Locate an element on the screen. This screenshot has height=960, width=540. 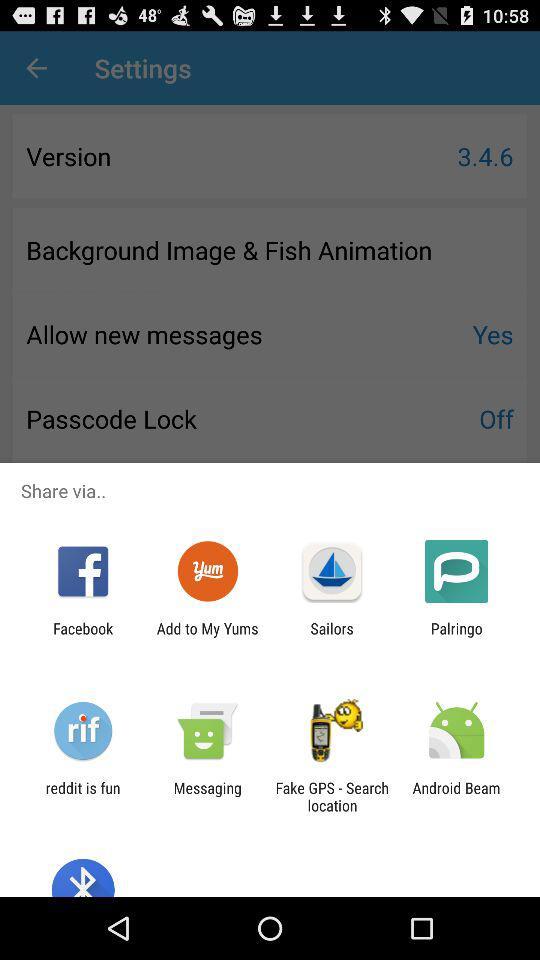
item next to the android beam icon is located at coordinates (332, 796).